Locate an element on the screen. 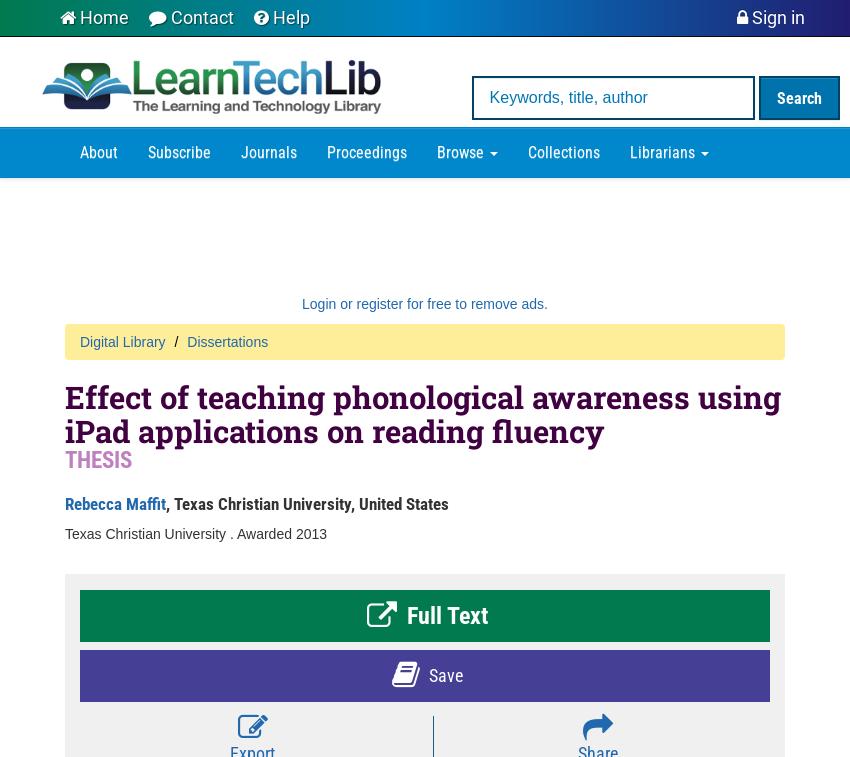 This screenshot has height=757, width=850. ', Texas Christian University, United States' is located at coordinates (166, 503).